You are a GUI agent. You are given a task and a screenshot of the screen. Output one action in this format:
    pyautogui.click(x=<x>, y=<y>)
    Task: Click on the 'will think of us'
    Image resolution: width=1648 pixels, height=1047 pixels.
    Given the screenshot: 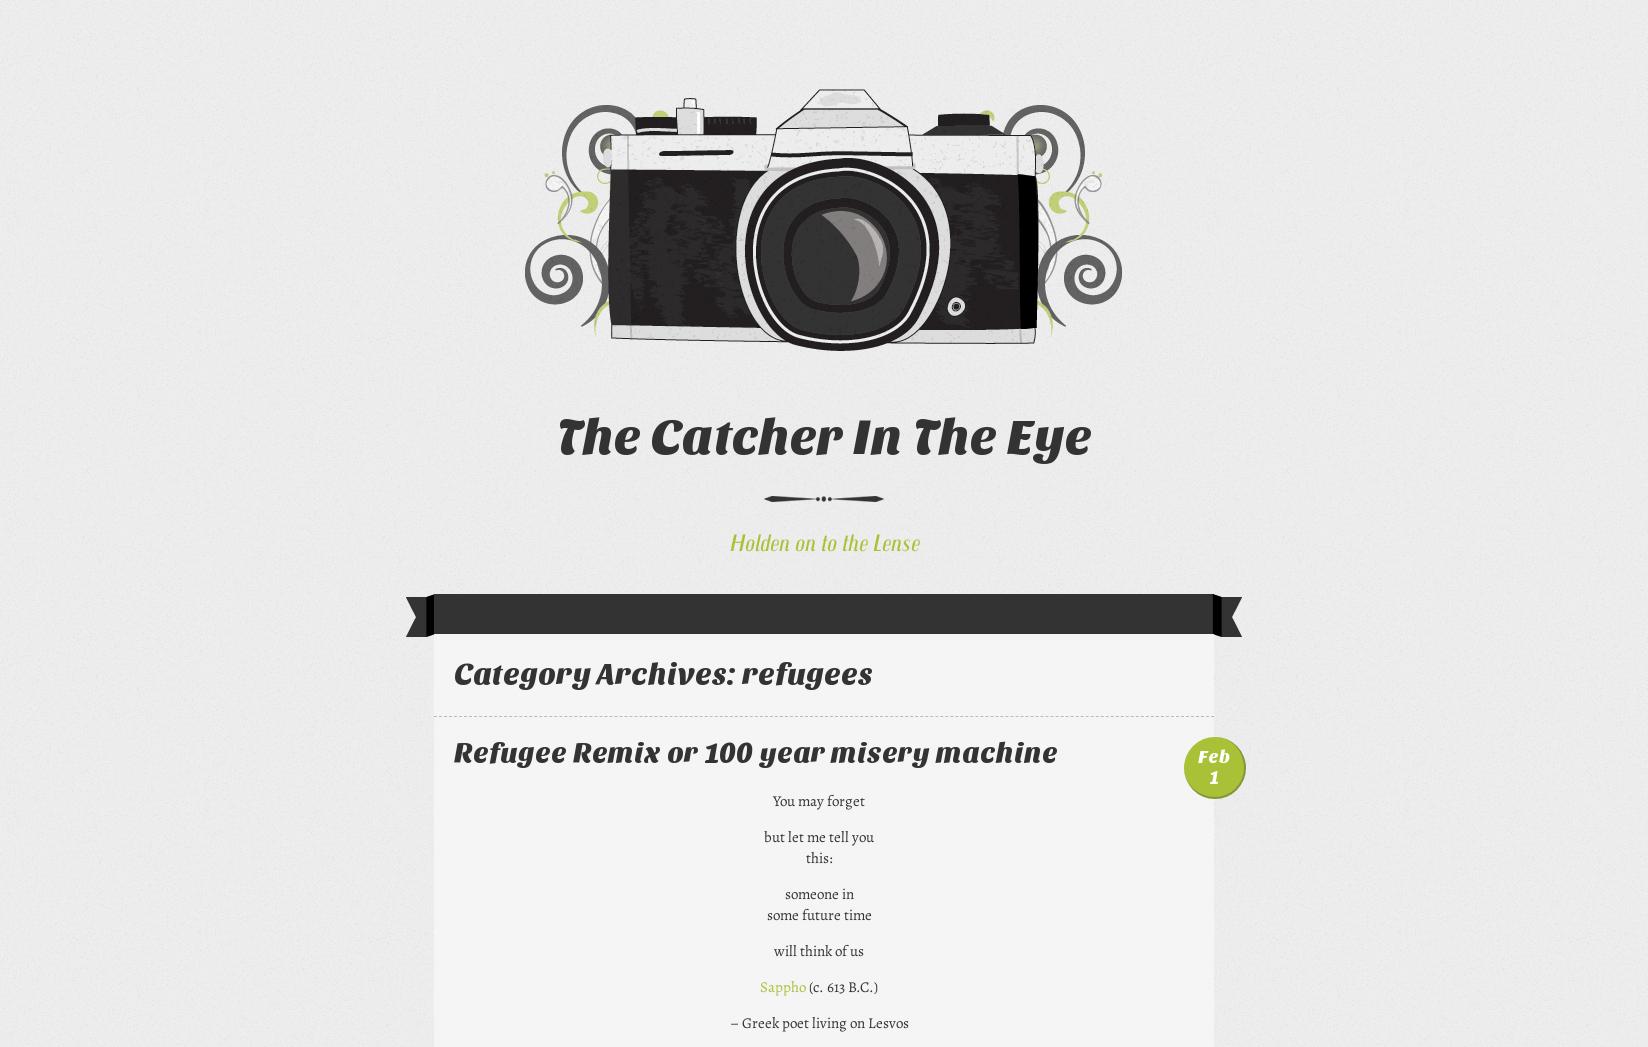 What is the action you would take?
    pyautogui.click(x=818, y=950)
    